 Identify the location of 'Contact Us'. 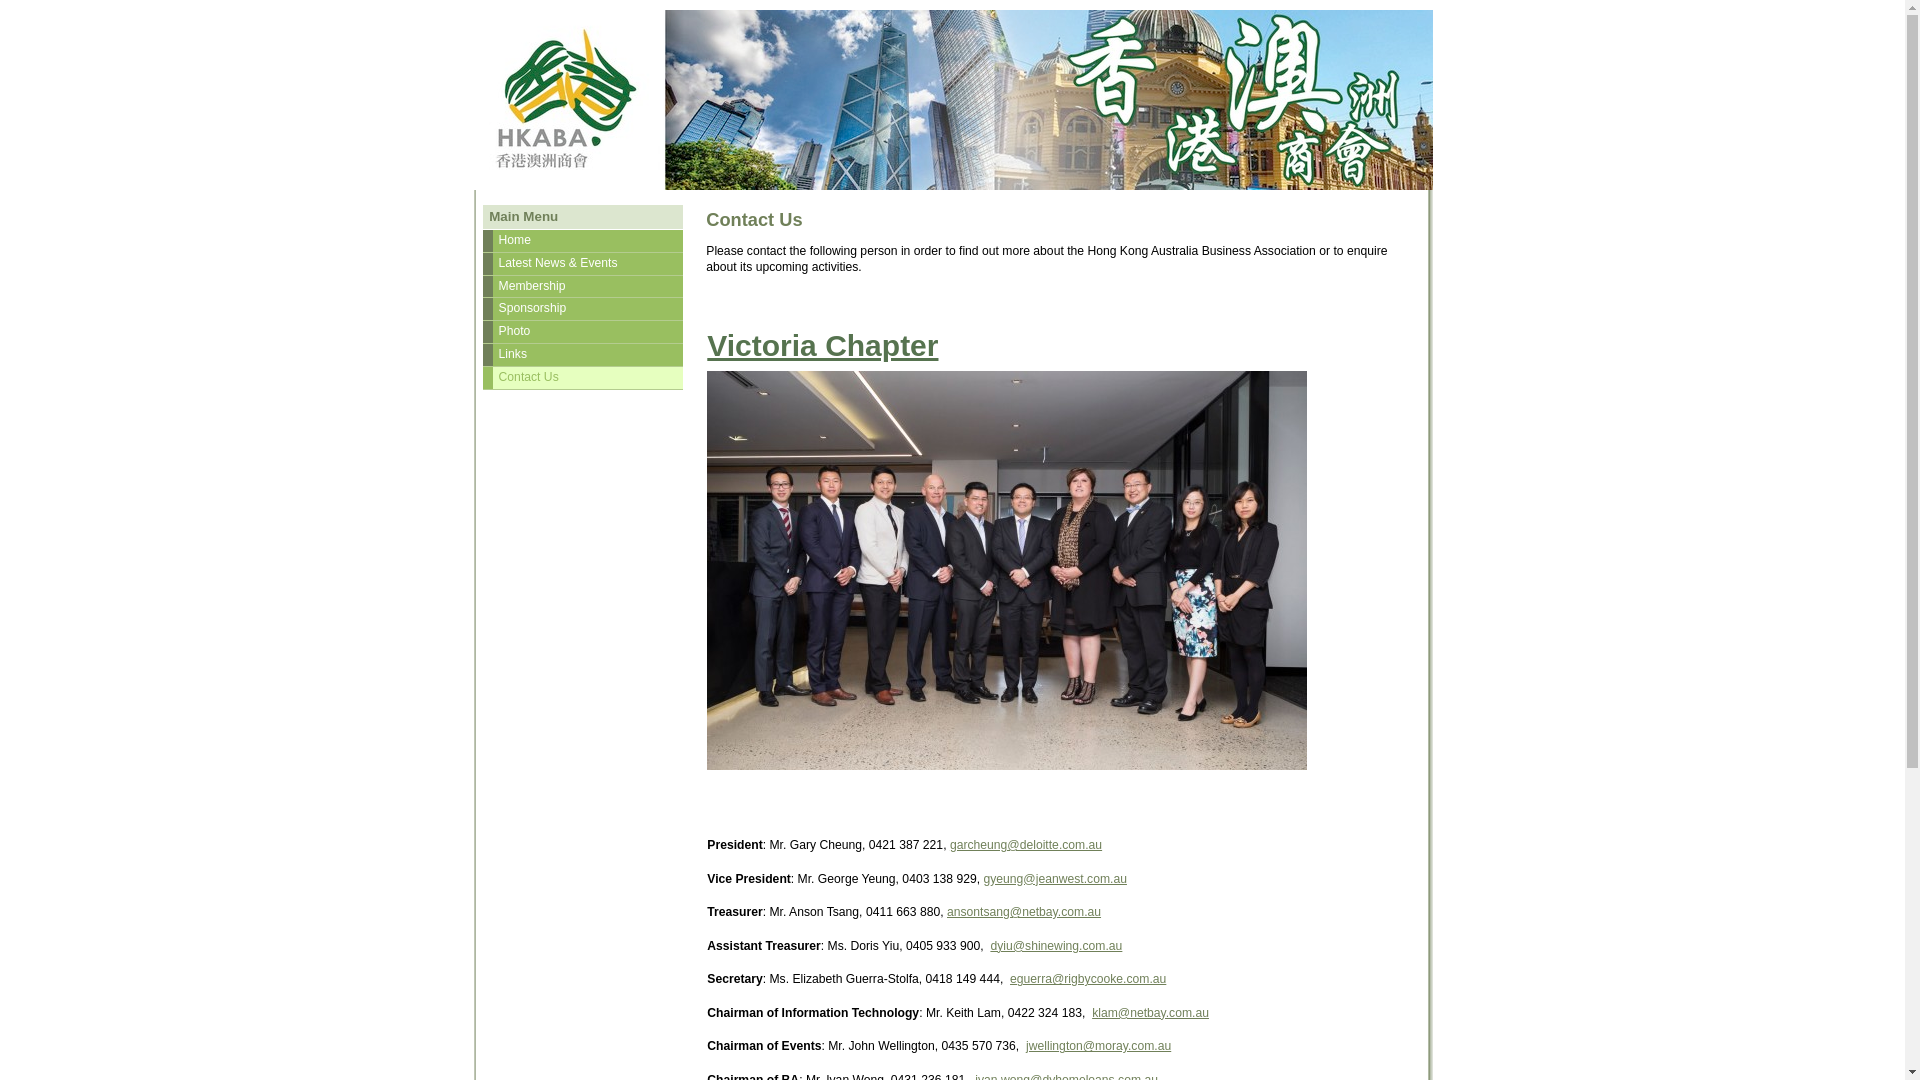
(581, 378).